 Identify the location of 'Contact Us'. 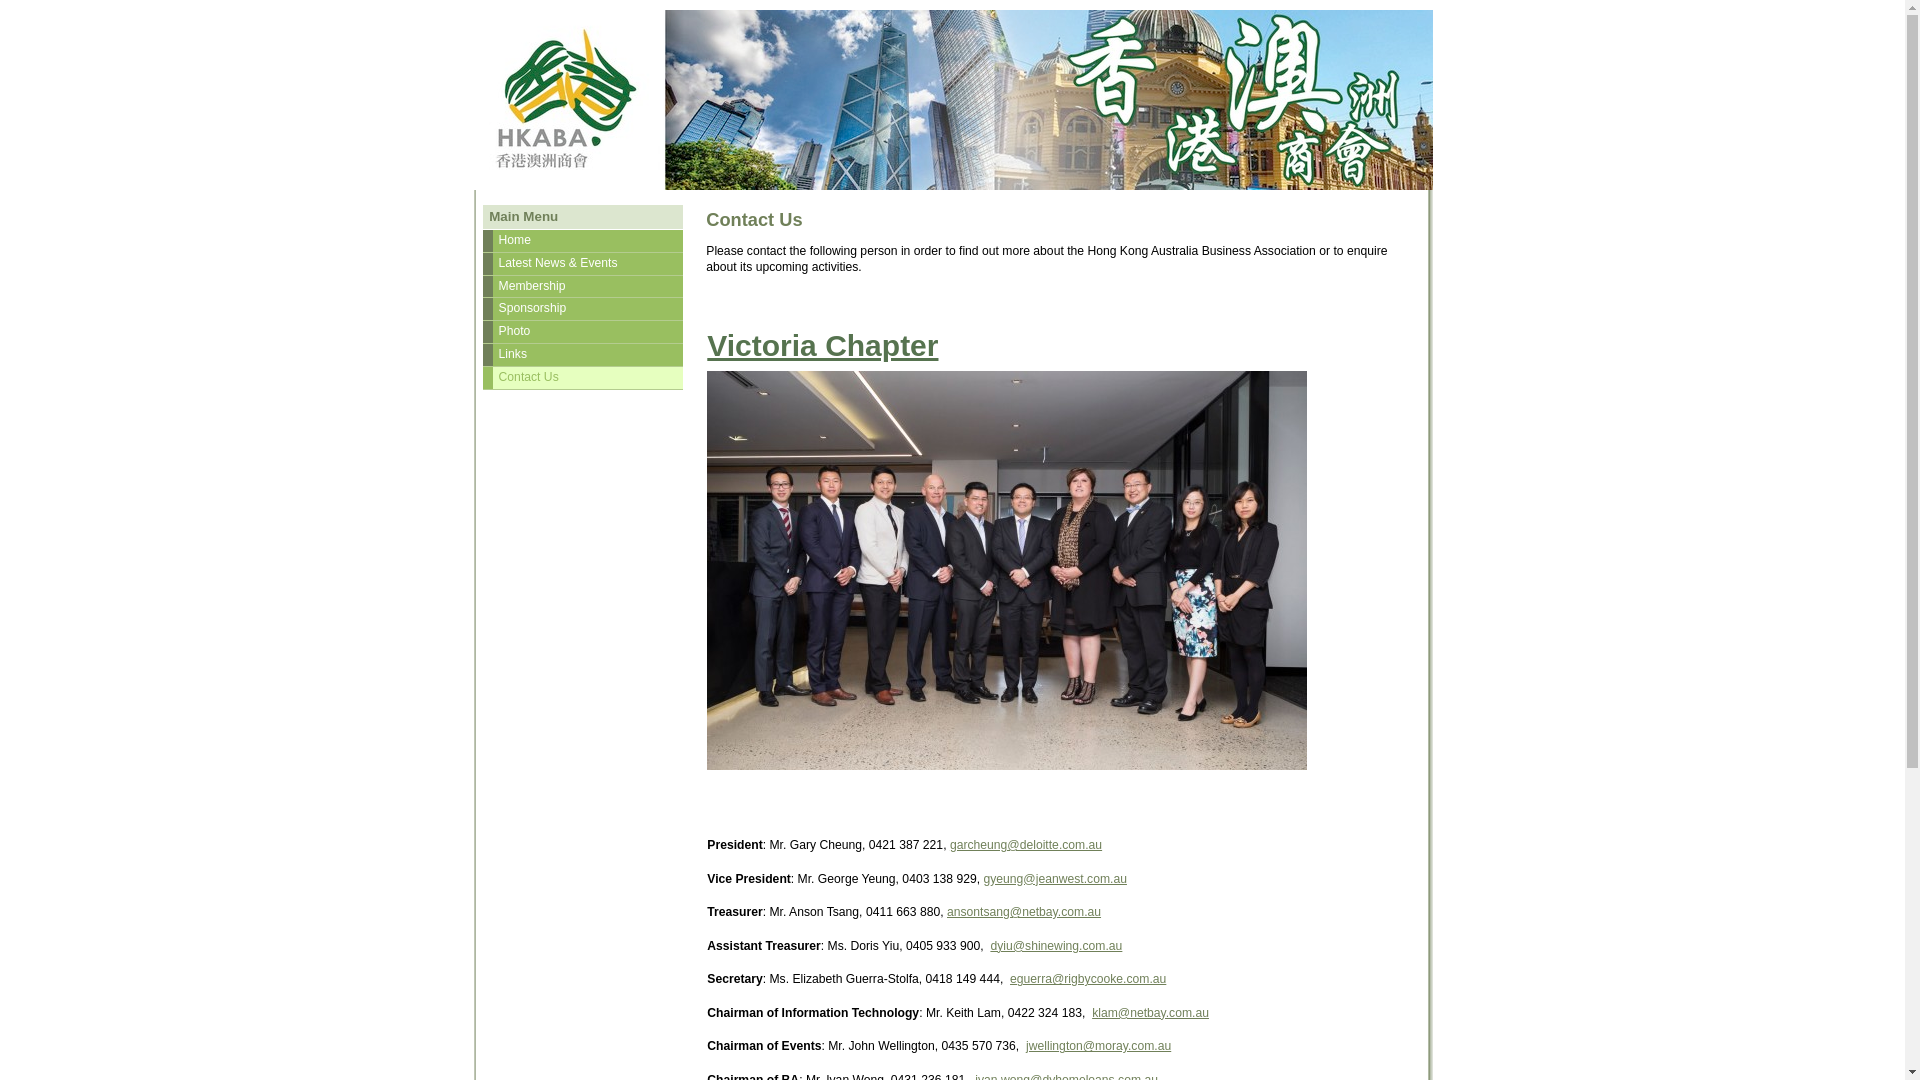
(581, 378).